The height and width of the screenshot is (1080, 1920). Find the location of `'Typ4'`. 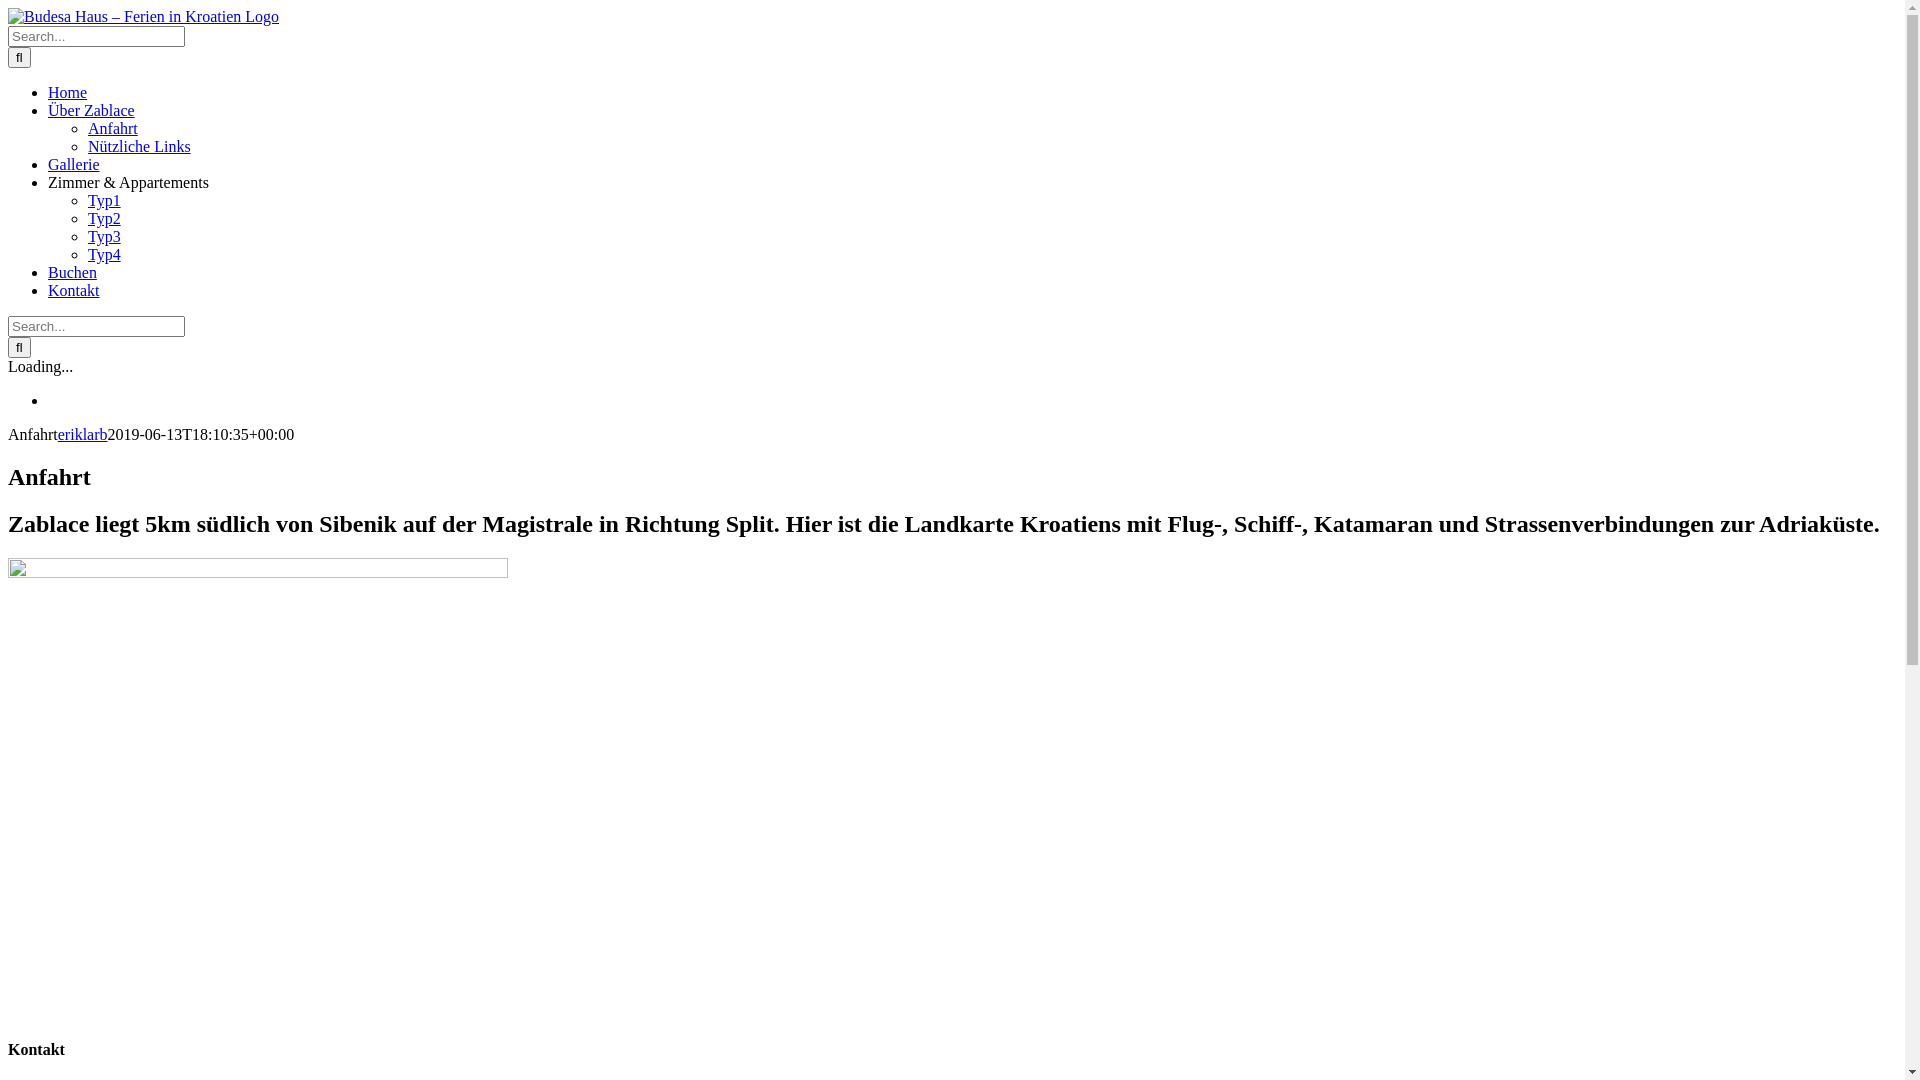

'Typ4' is located at coordinates (103, 253).